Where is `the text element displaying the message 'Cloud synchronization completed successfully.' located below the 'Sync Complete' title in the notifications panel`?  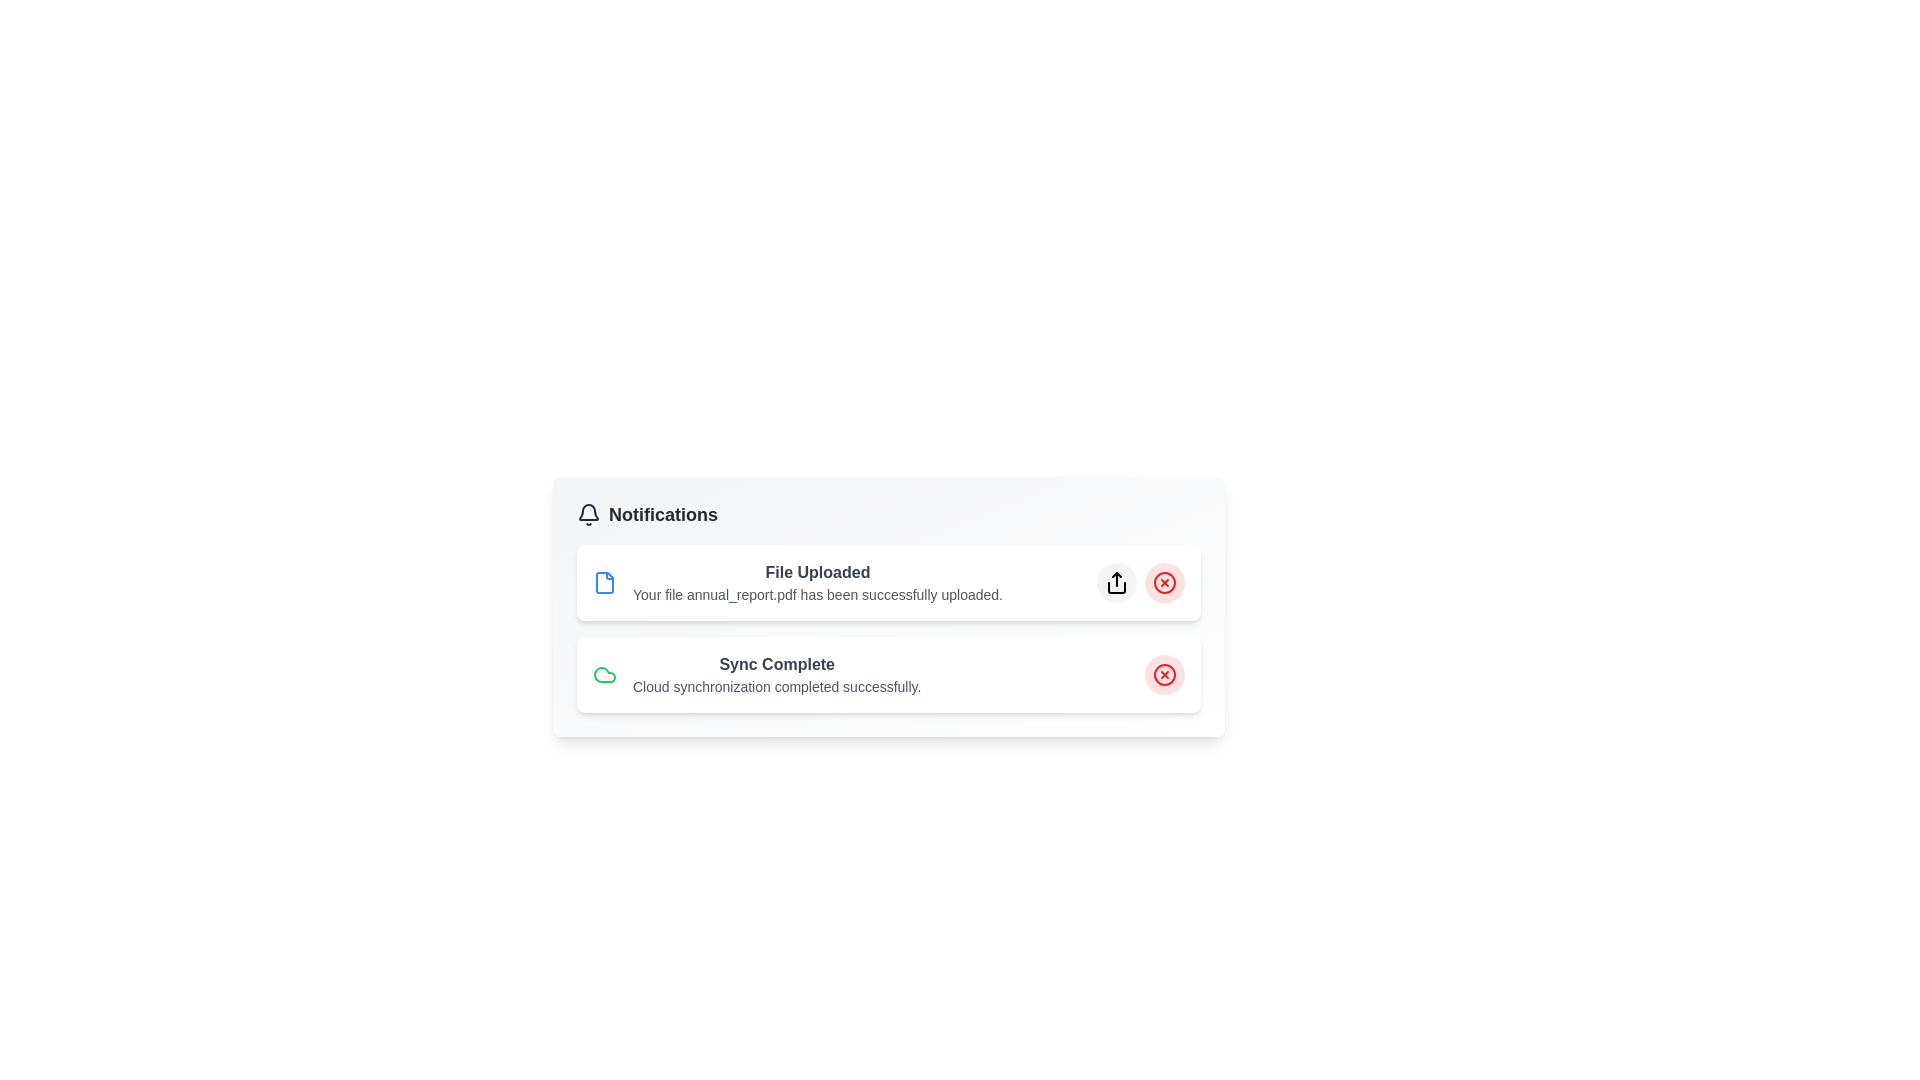
the text element displaying the message 'Cloud synchronization completed successfully.' located below the 'Sync Complete' title in the notifications panel is located at coordinates (776, 685).